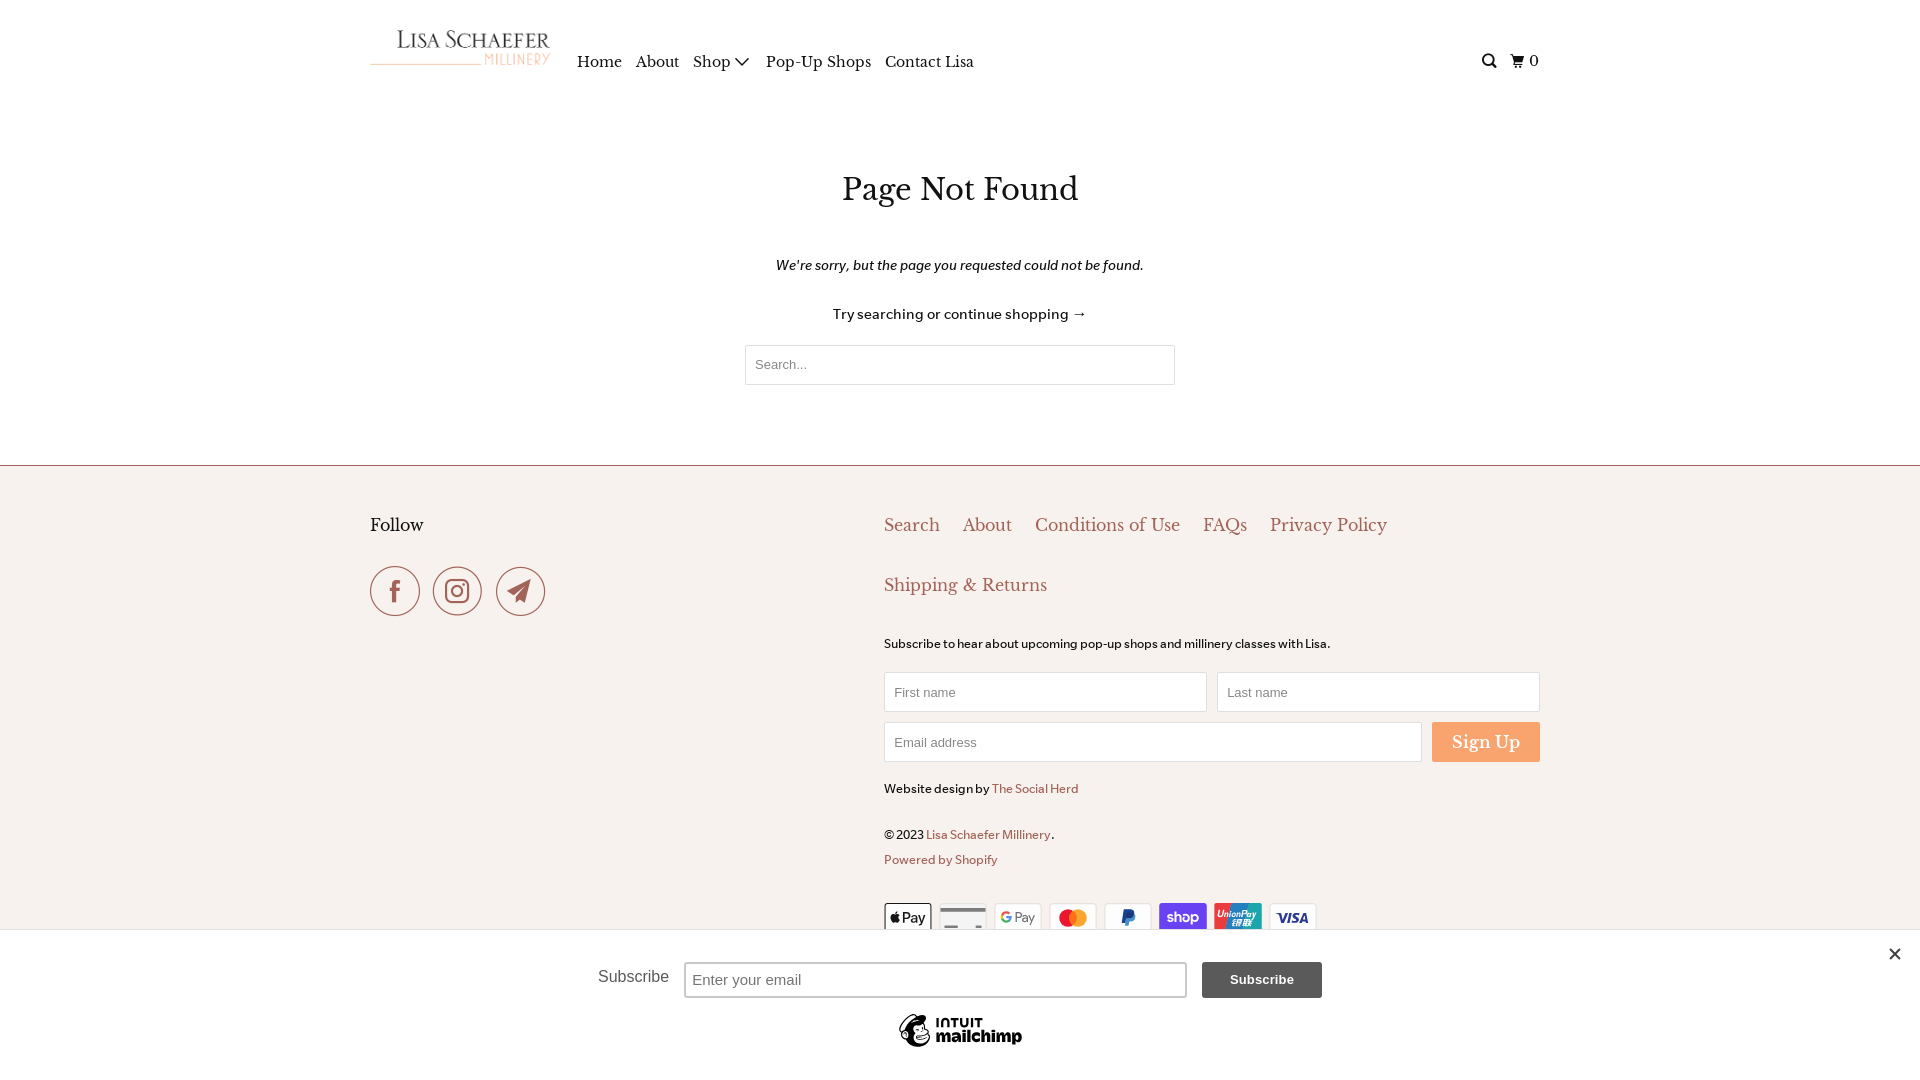  What do you see at coordinates (1490, 60) in the screenshot?
I see `'Search'` at bounding box center [1490, 60].